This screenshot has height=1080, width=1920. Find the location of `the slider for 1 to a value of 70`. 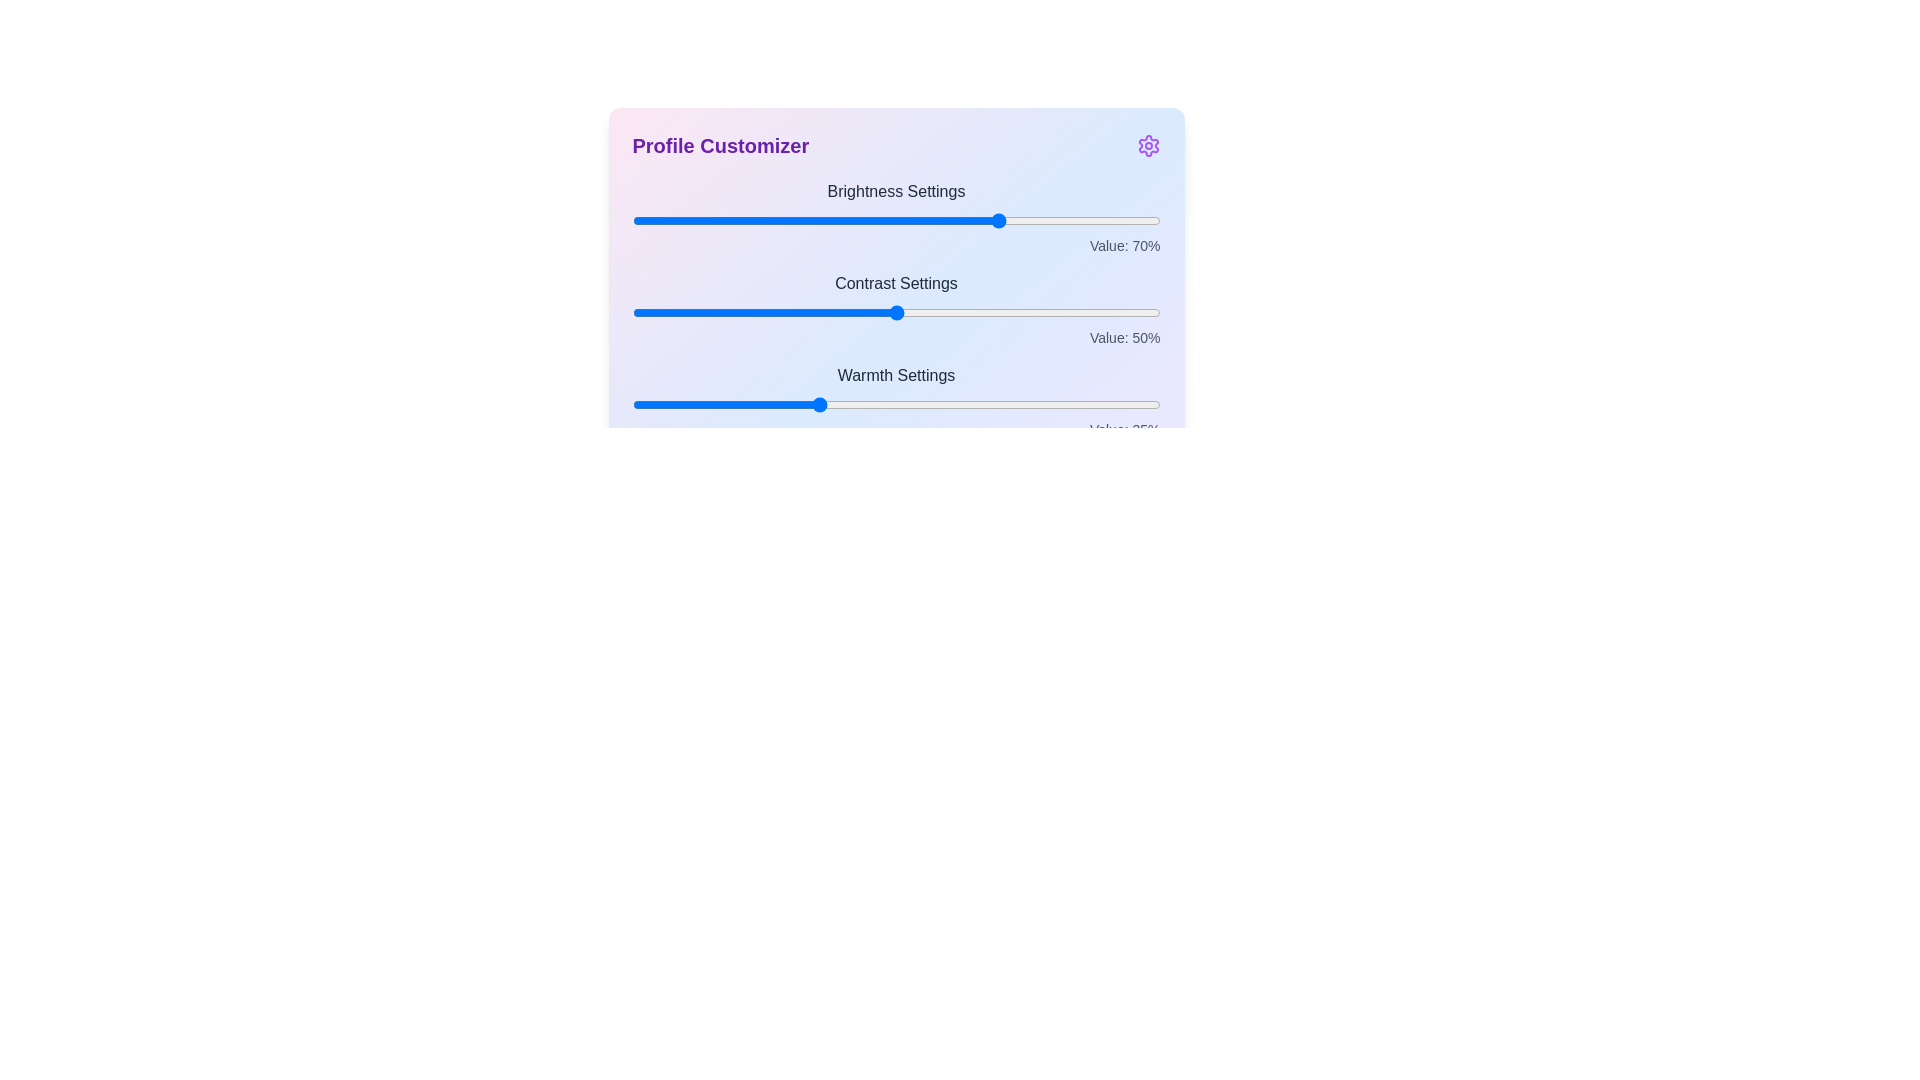

the slider for 1 to a value of 70 is located at coordinates (1002, 312).